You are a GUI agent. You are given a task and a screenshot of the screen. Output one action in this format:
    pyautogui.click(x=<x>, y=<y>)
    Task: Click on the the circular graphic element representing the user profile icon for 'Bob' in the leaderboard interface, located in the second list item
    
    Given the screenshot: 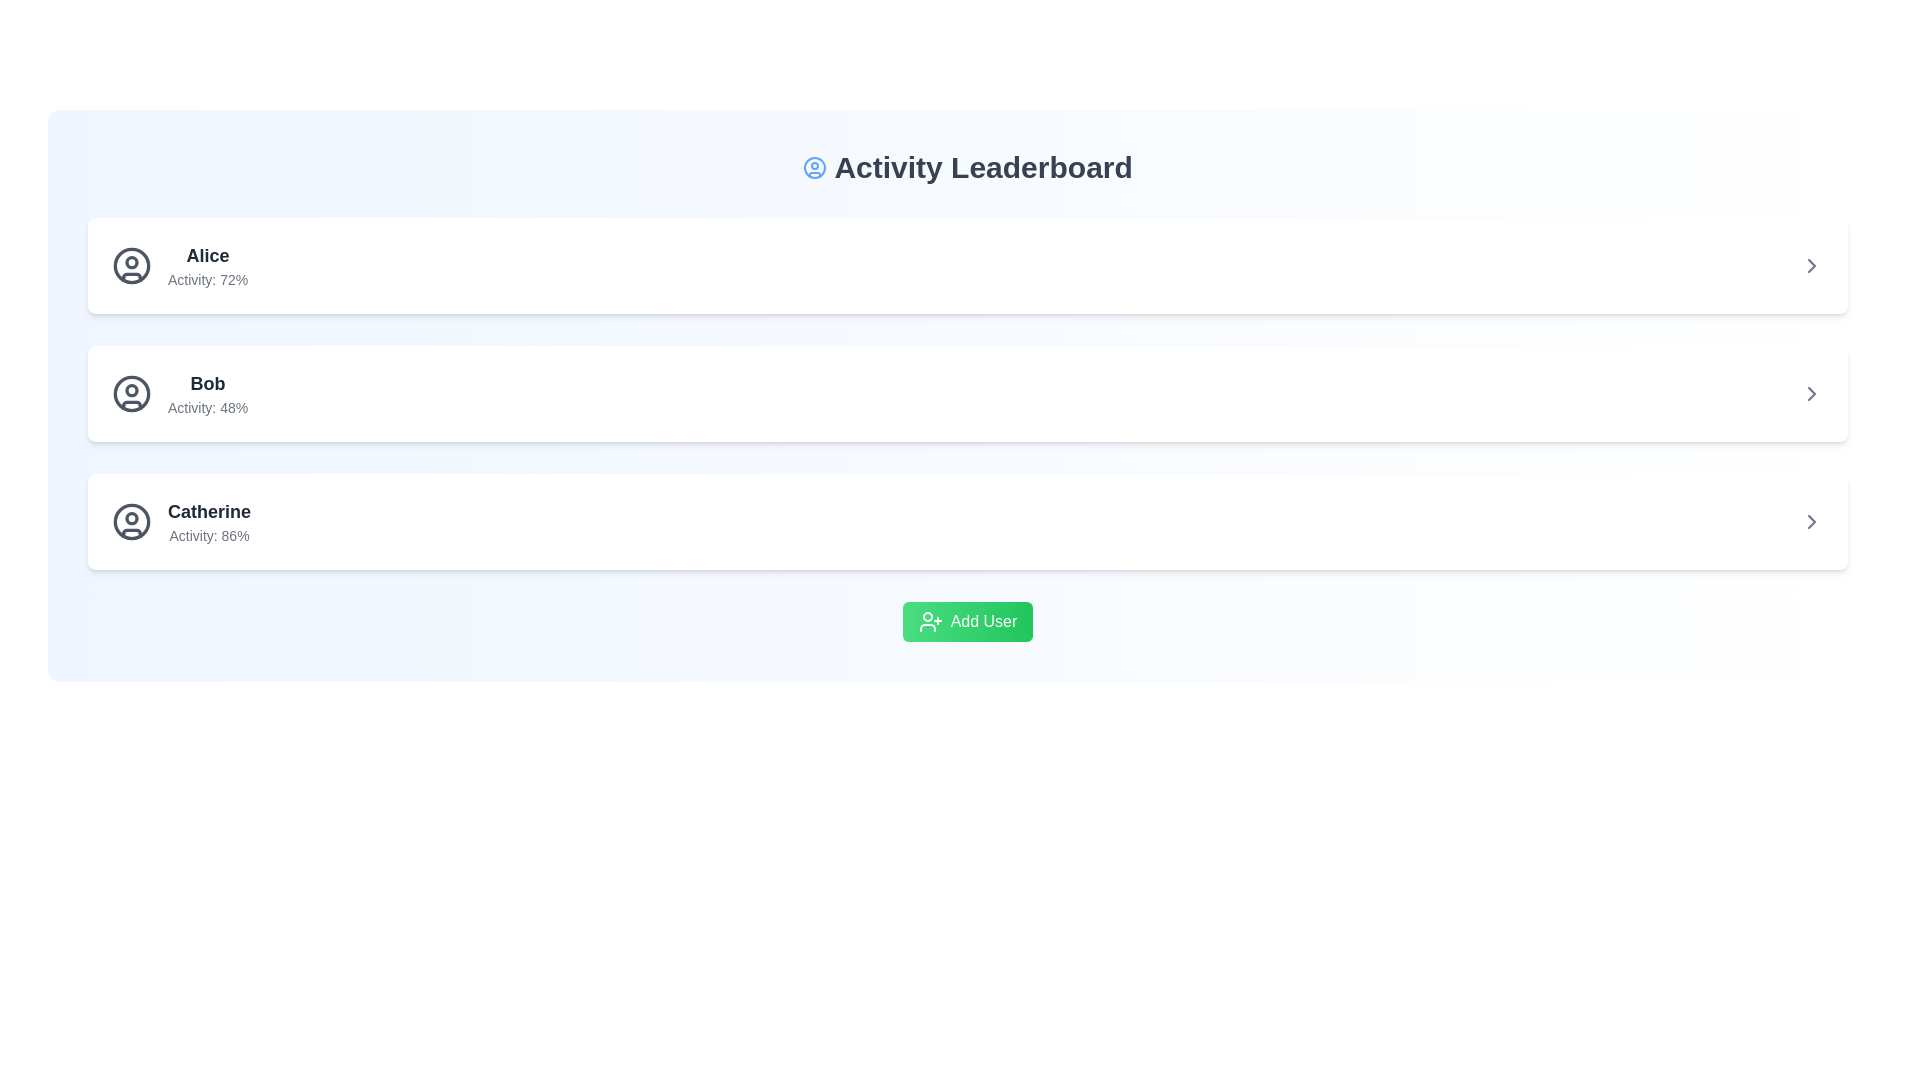 What is the action you would take?
    pyautogui.click(x=131, y=393)
    